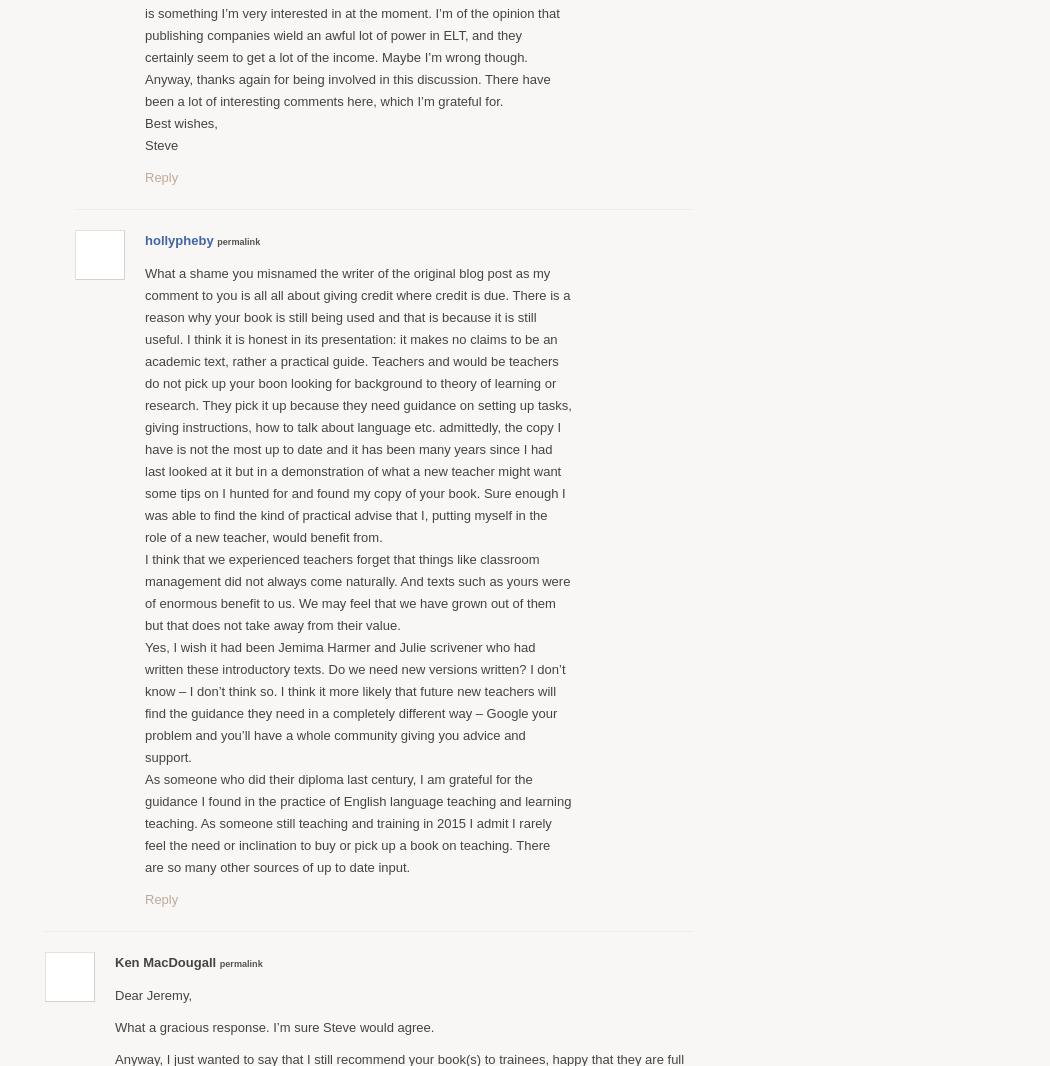 The width and height of the screenshot is (1050, 1066). What do you see at coordinates (144, 121) in the screenshot?
I see `'Best wishes,'` at bounding box center [144, 121].